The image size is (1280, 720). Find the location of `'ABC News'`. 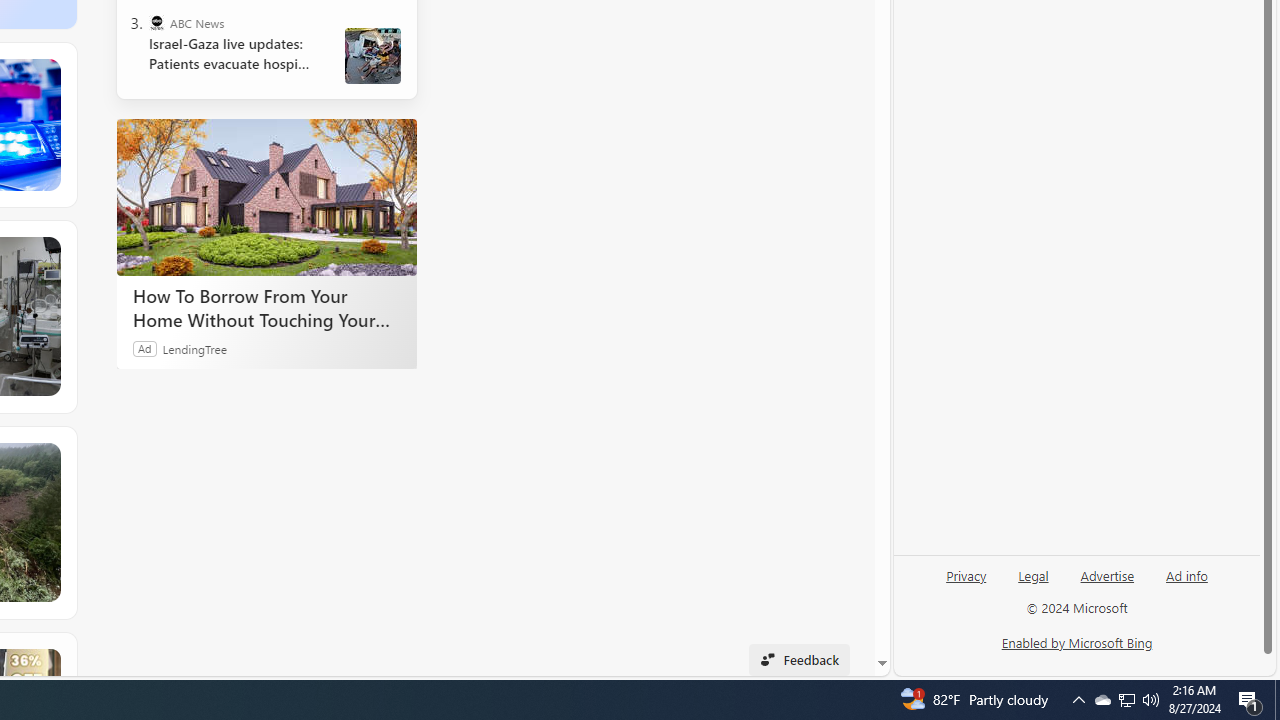

'ABC News' is located at coordinates (155, 23).